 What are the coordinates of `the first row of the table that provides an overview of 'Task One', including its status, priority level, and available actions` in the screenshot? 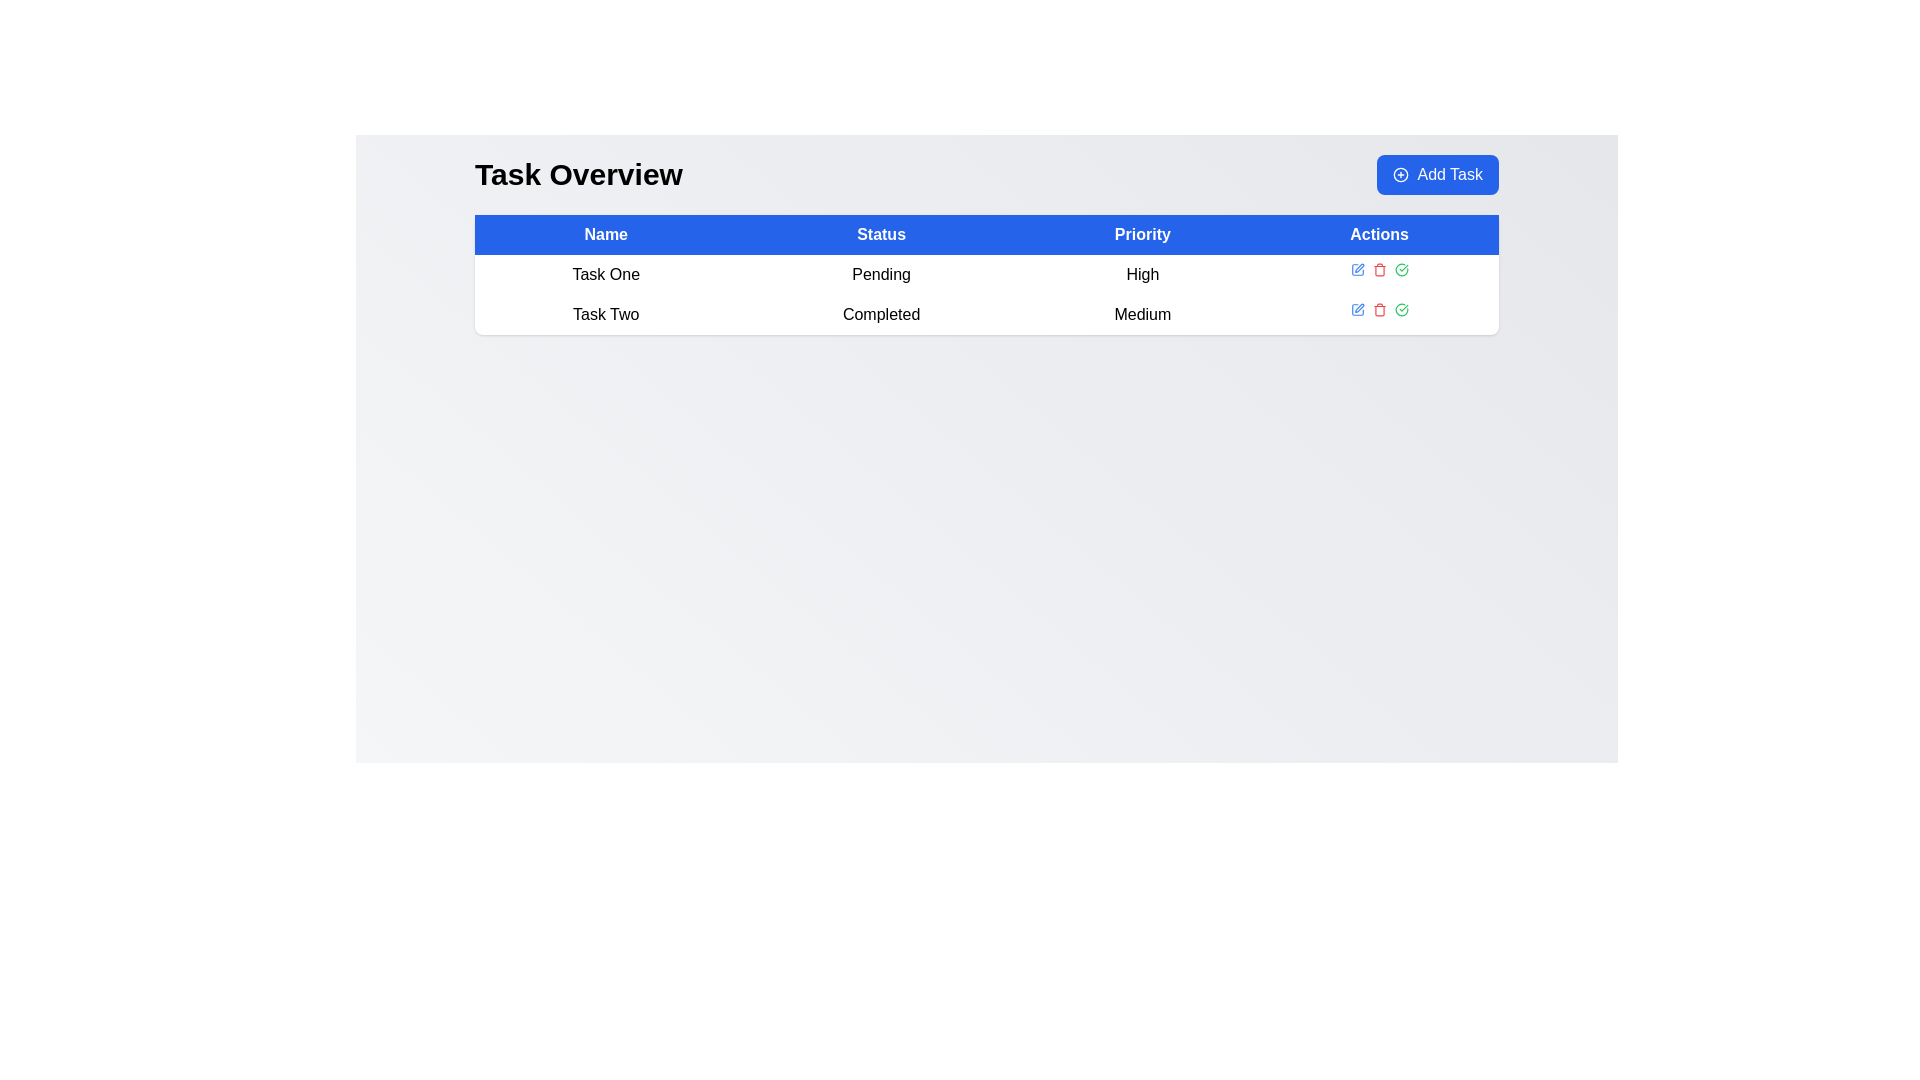 It's located at (987, 274).